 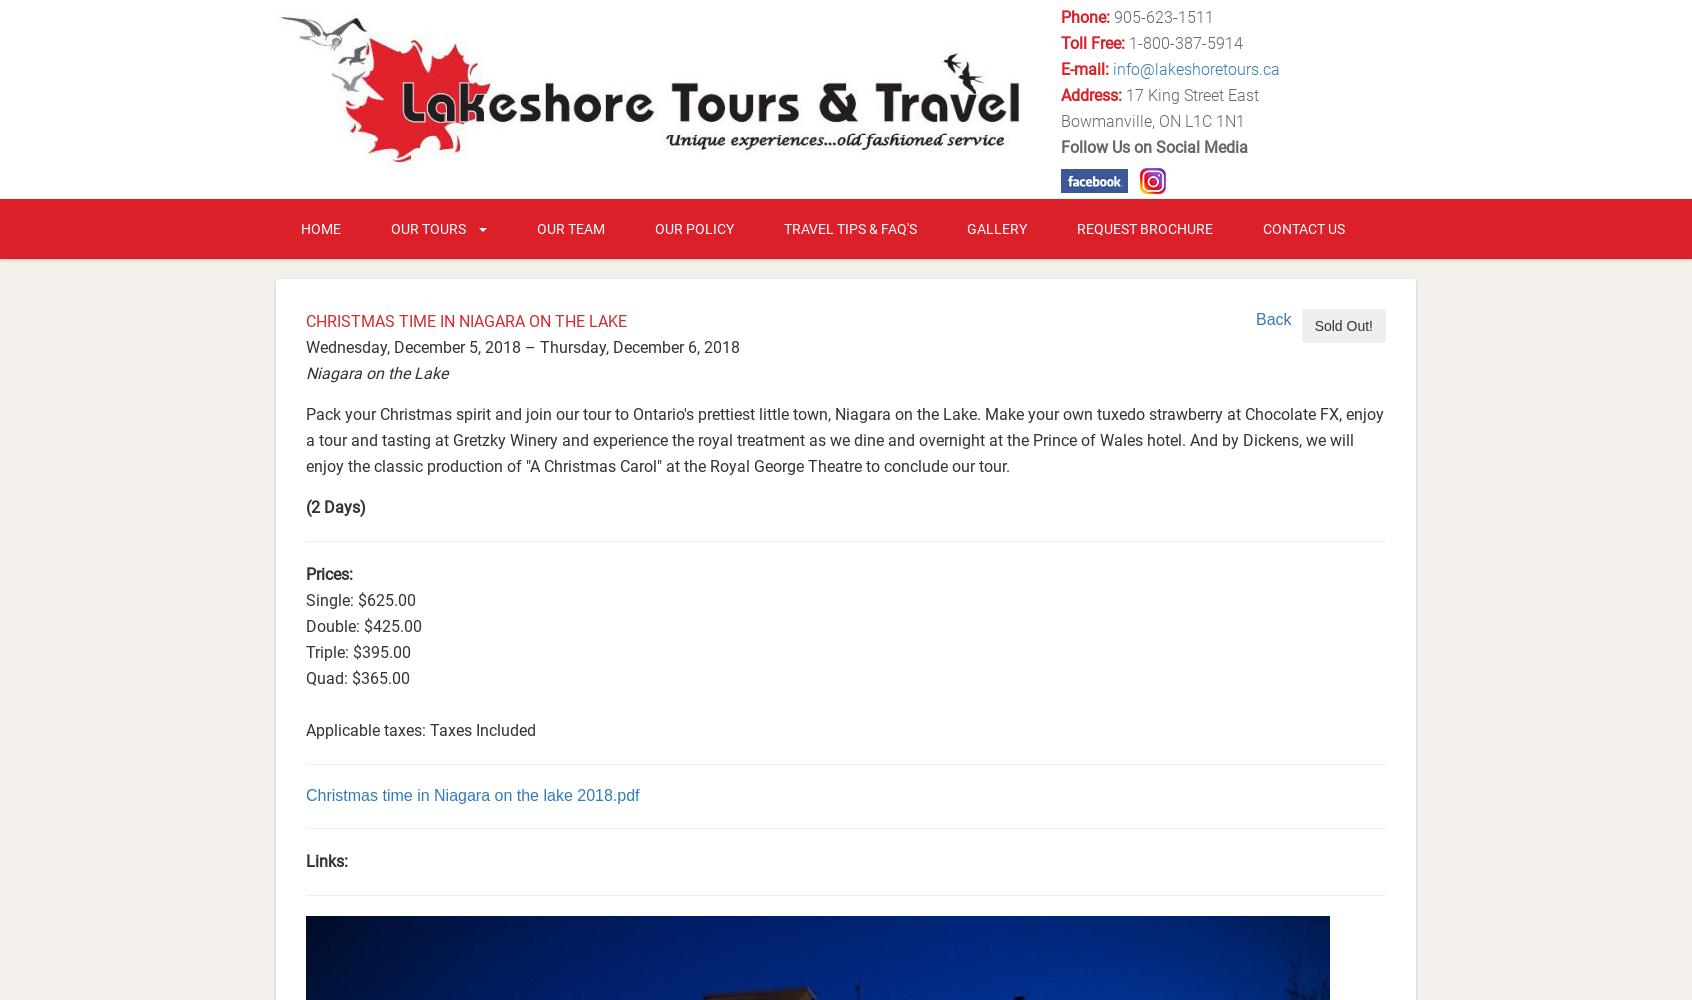 What do you see at coordinates (654, 227) in the screenshot?
I see `'Our Policy'` at bounding box center [654, 227].